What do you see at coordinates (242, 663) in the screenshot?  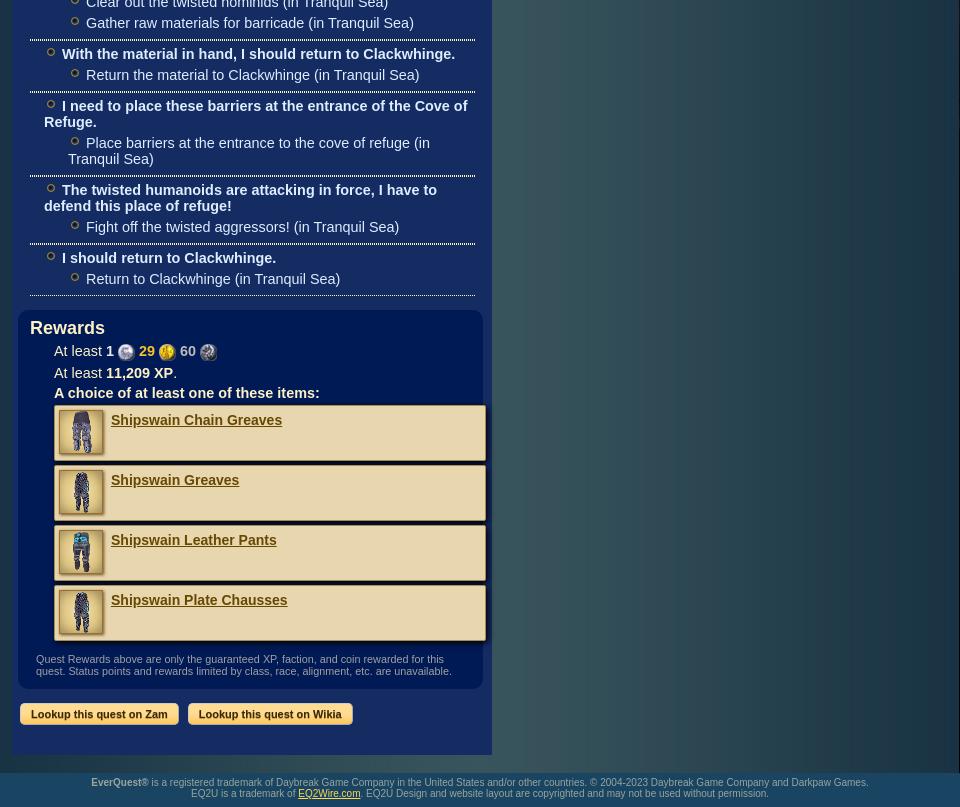 I see `'Quest Rewards above are only the guaranteed XP, faction, and coin rewarded for this quest. Status points and rewards limited by class, race, alignment, etc. are unavailable.'` at bounding box center [242, 663].